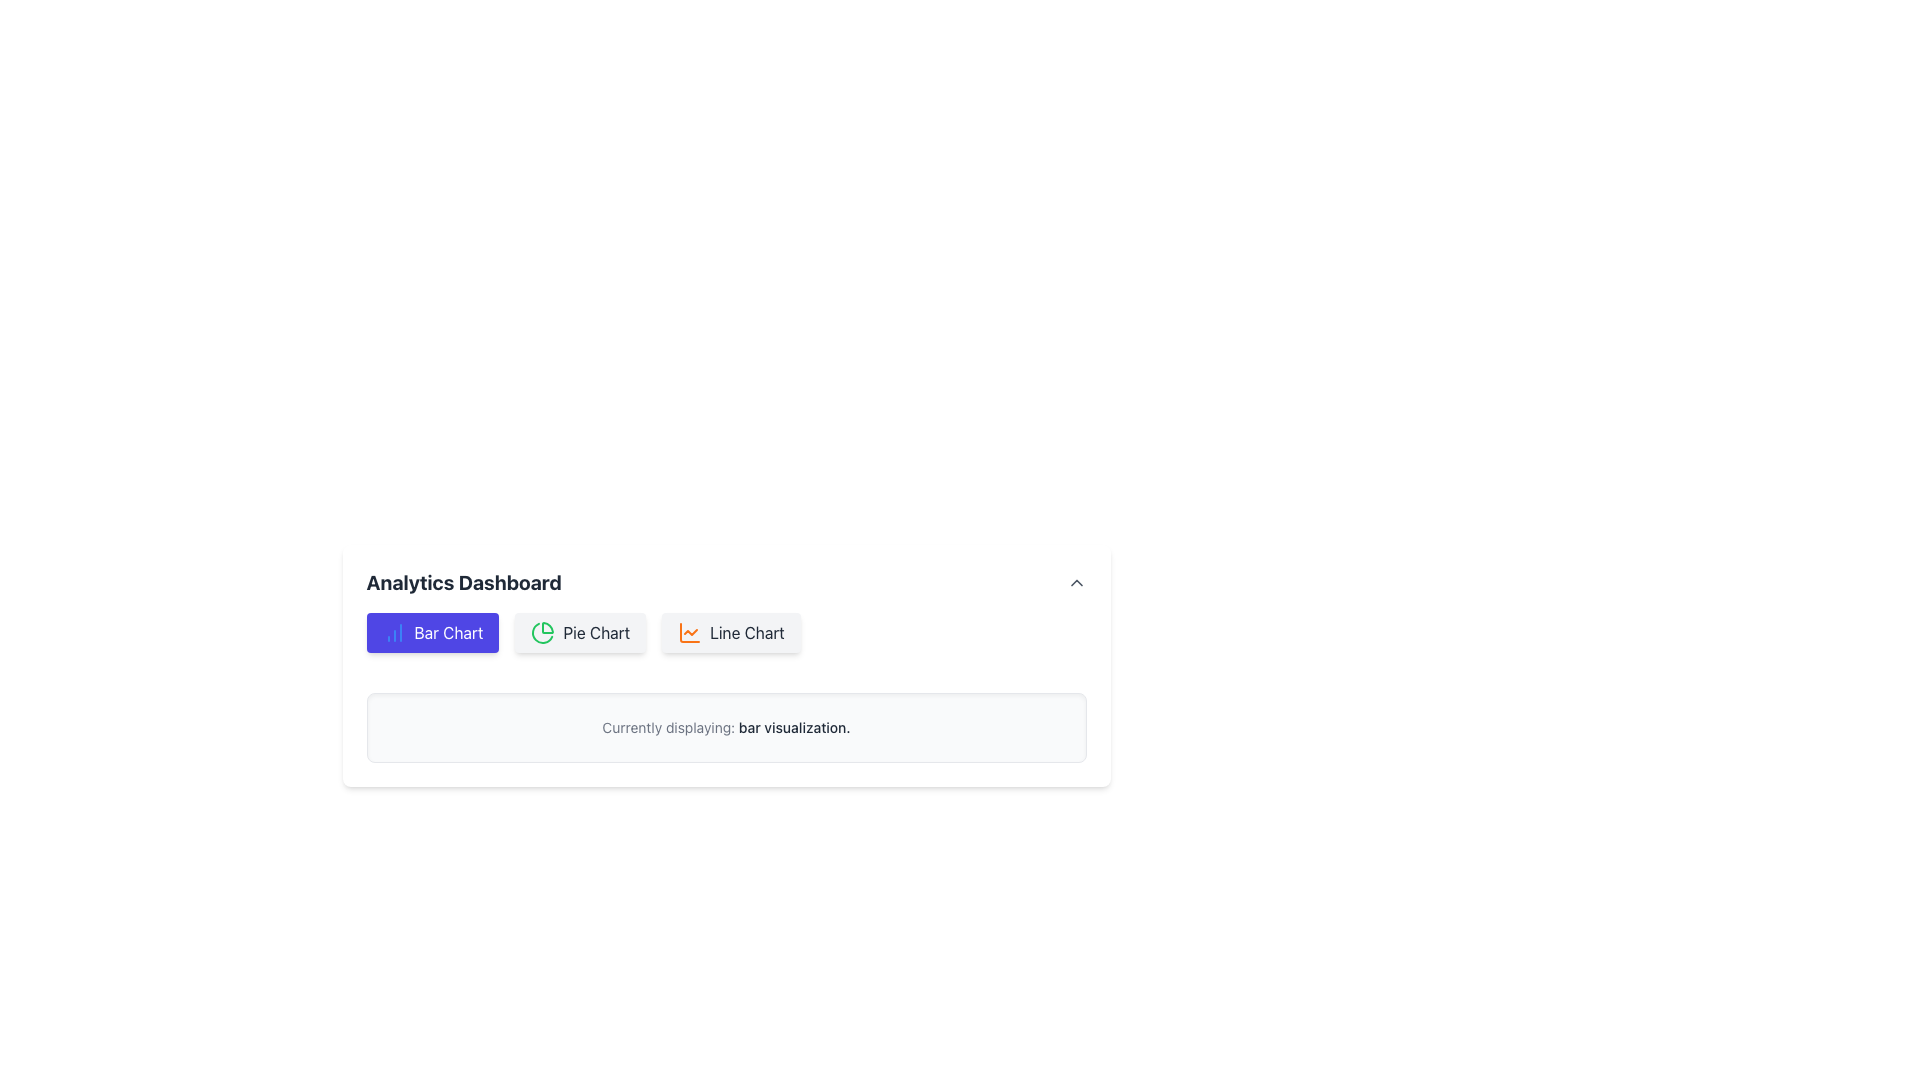 Image resolution: width=1920 pixels, height=1080 pixels. I want to click on the bar chart icon located to the left of the 'Bar Chart' button in the chart selection interface, so click(394, 632).